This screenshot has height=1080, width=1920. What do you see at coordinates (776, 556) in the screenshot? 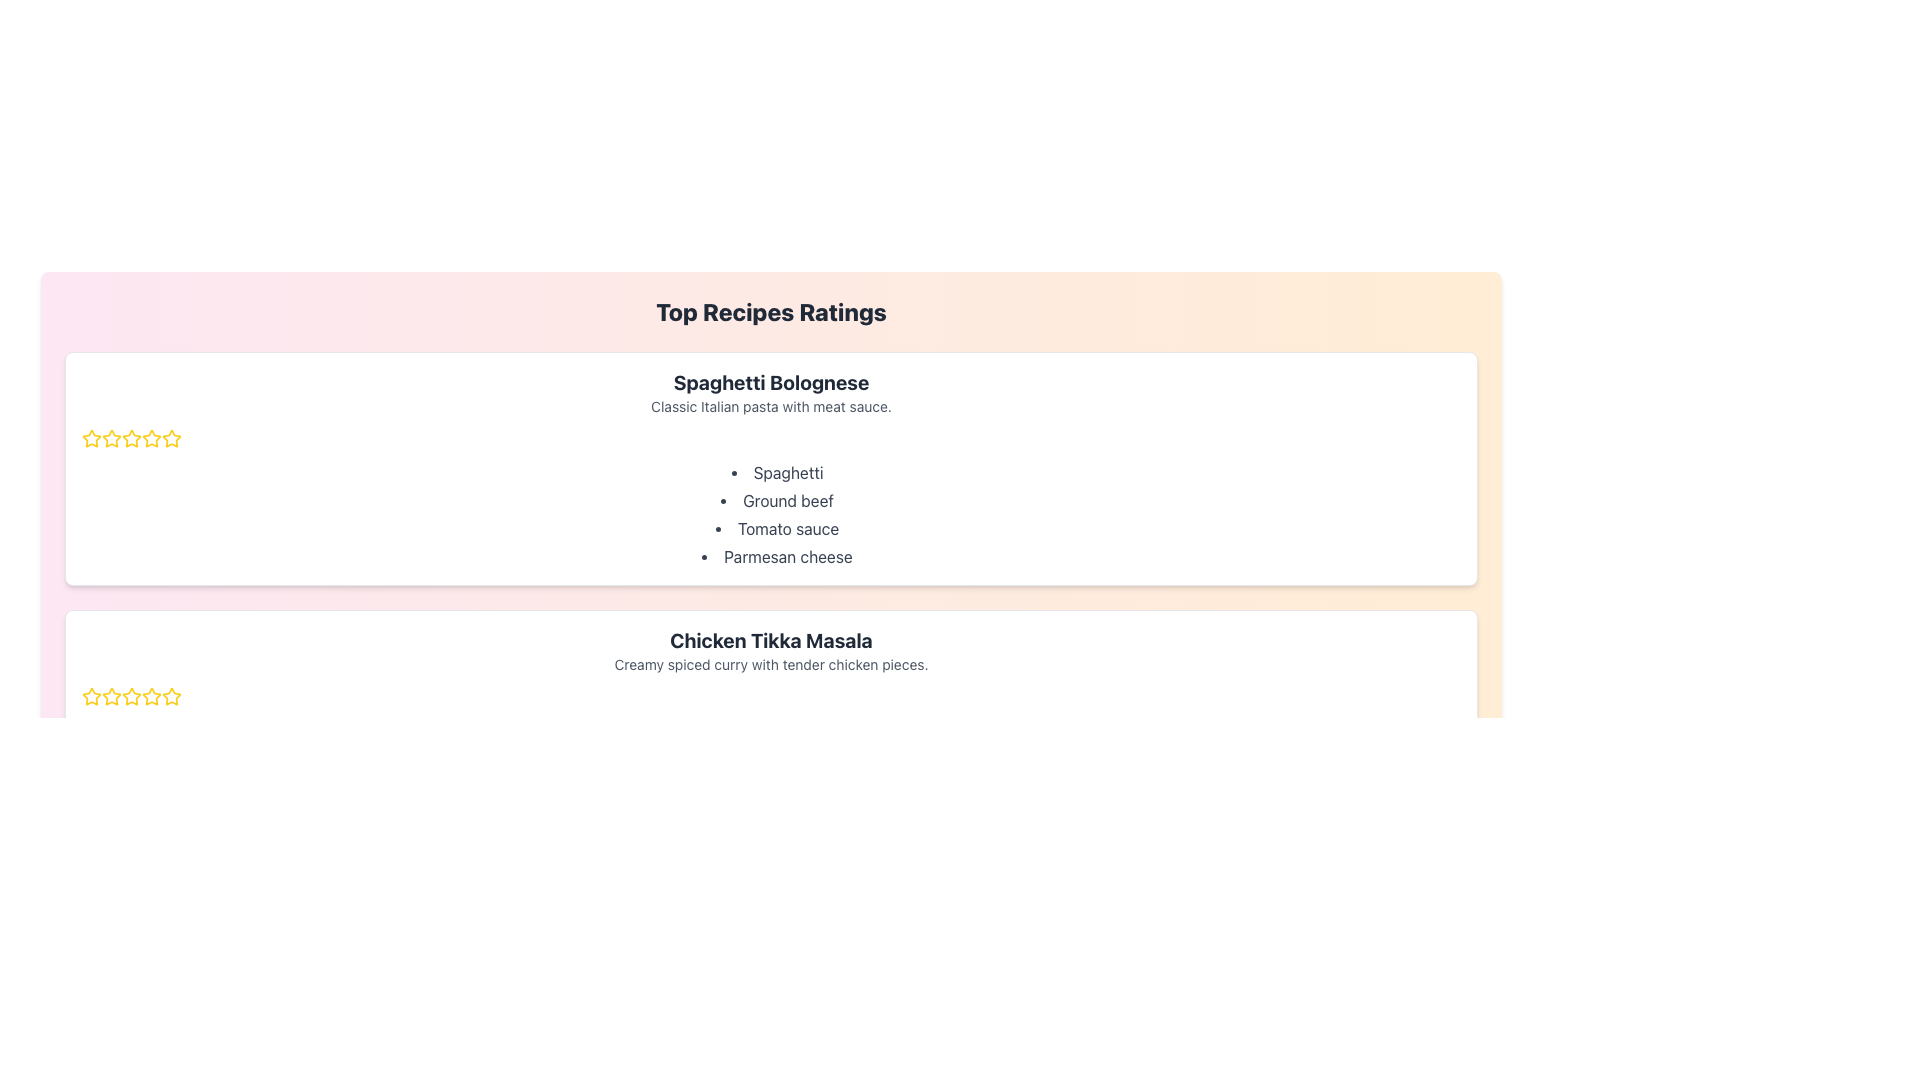
I see `information from the list item labeled 'Parmesan cheese' which is the fourth item in the bulleted list under the heading 'Spaghetti Bolognese'` at bounding box center [776, 556].